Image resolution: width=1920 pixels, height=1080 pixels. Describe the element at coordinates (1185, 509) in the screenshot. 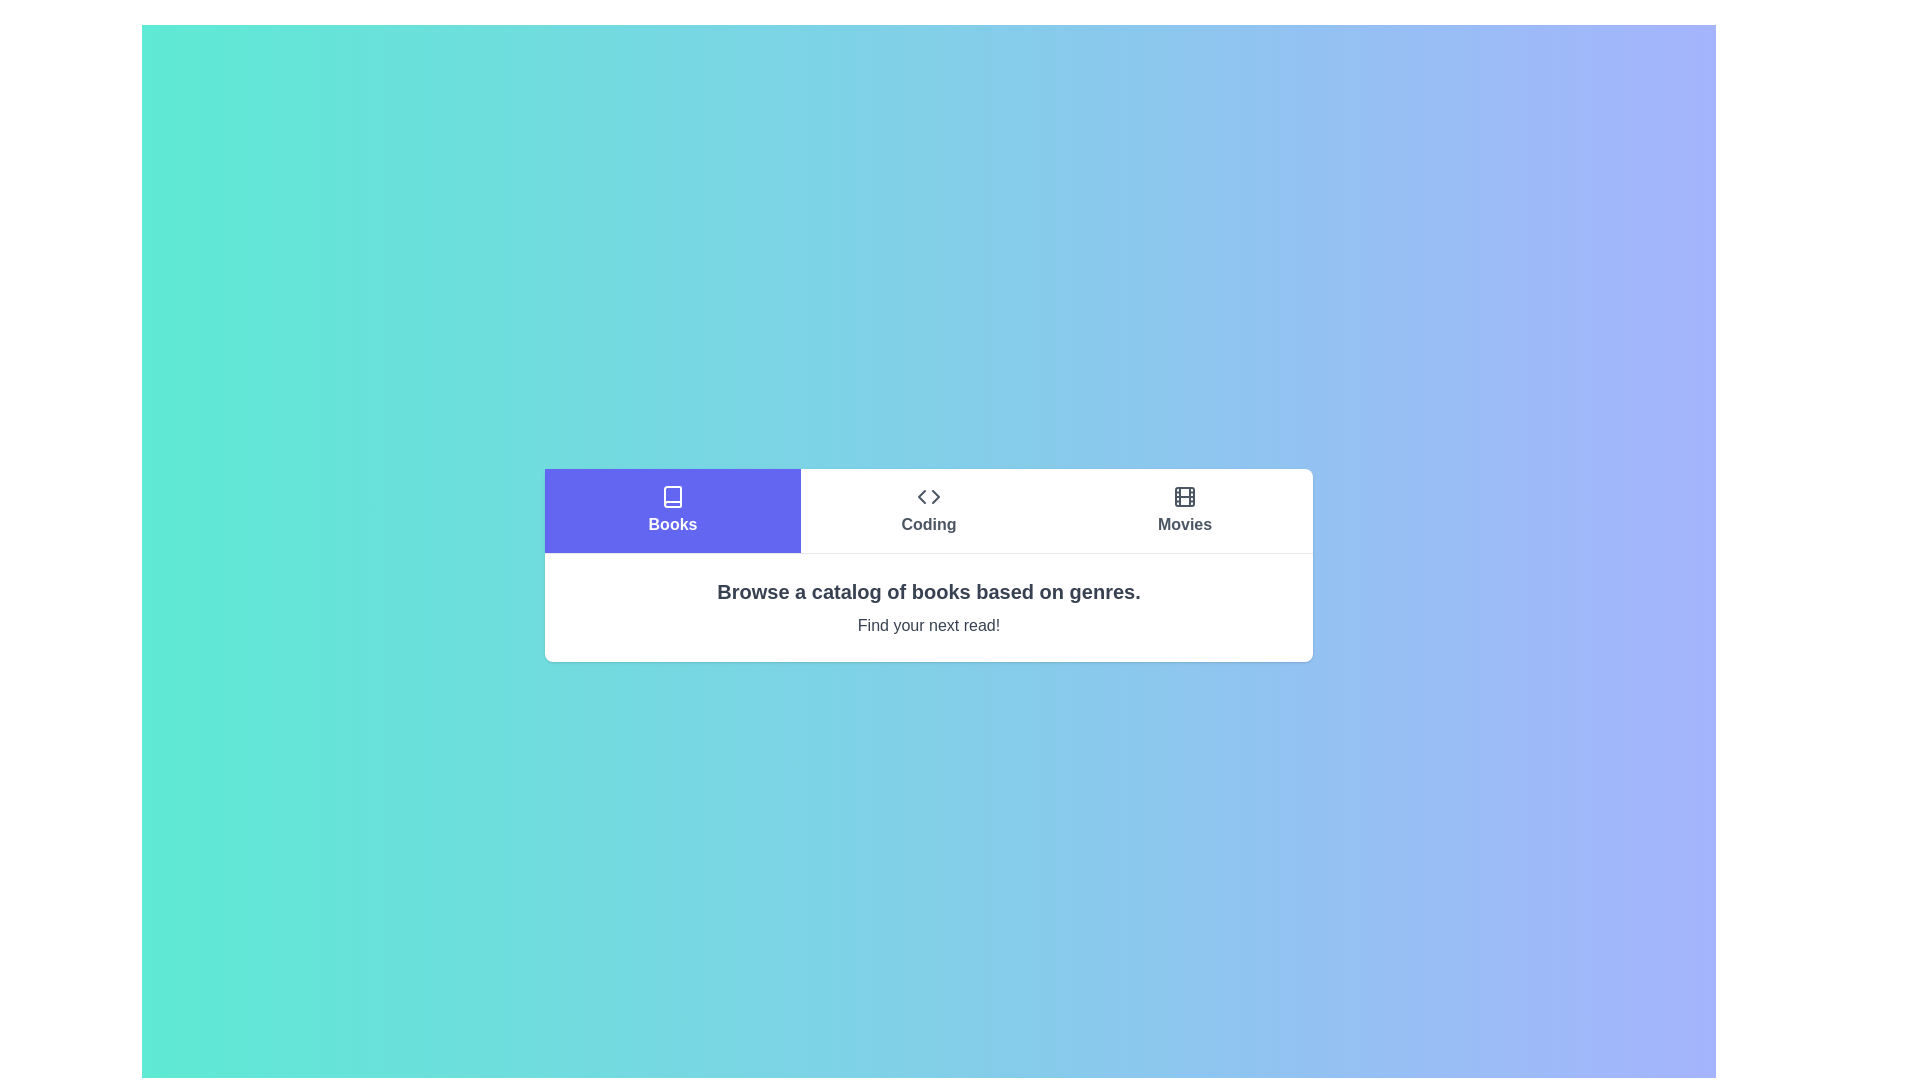

I see `the button labeled Movies to observe its hover state` at that location.